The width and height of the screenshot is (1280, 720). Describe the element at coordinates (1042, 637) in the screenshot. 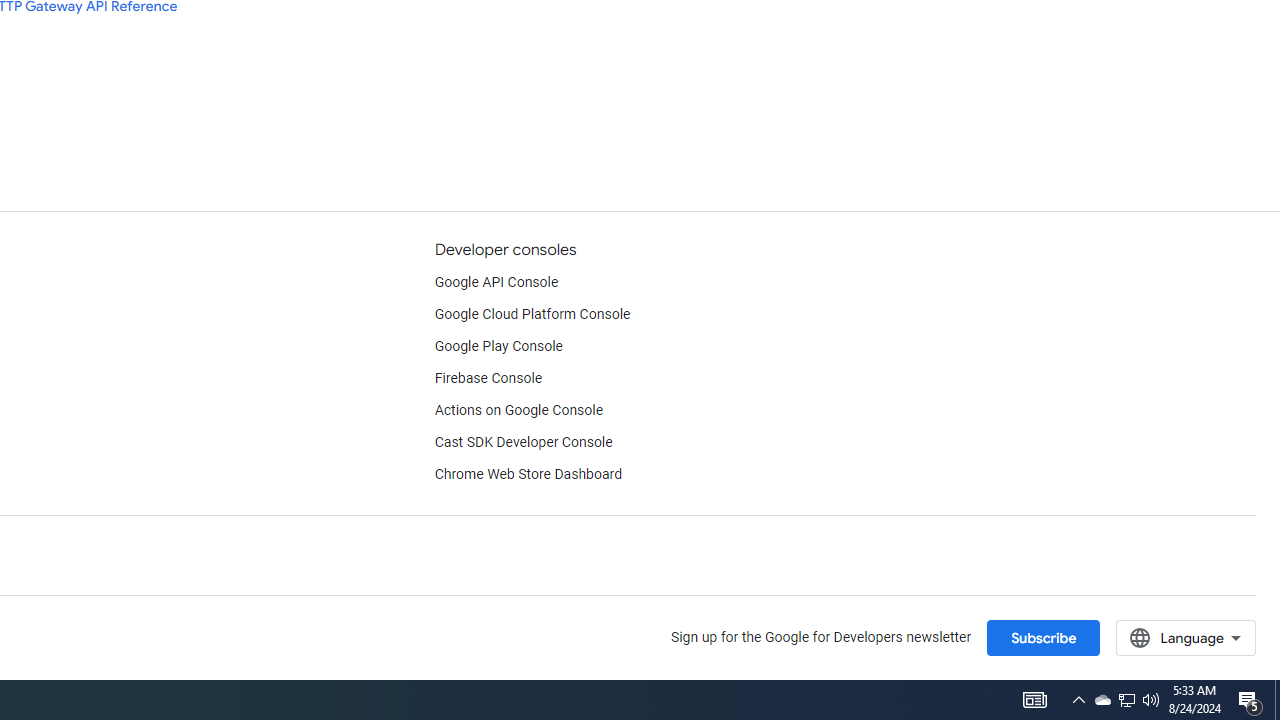

I see `'Subscribe'` at that location.